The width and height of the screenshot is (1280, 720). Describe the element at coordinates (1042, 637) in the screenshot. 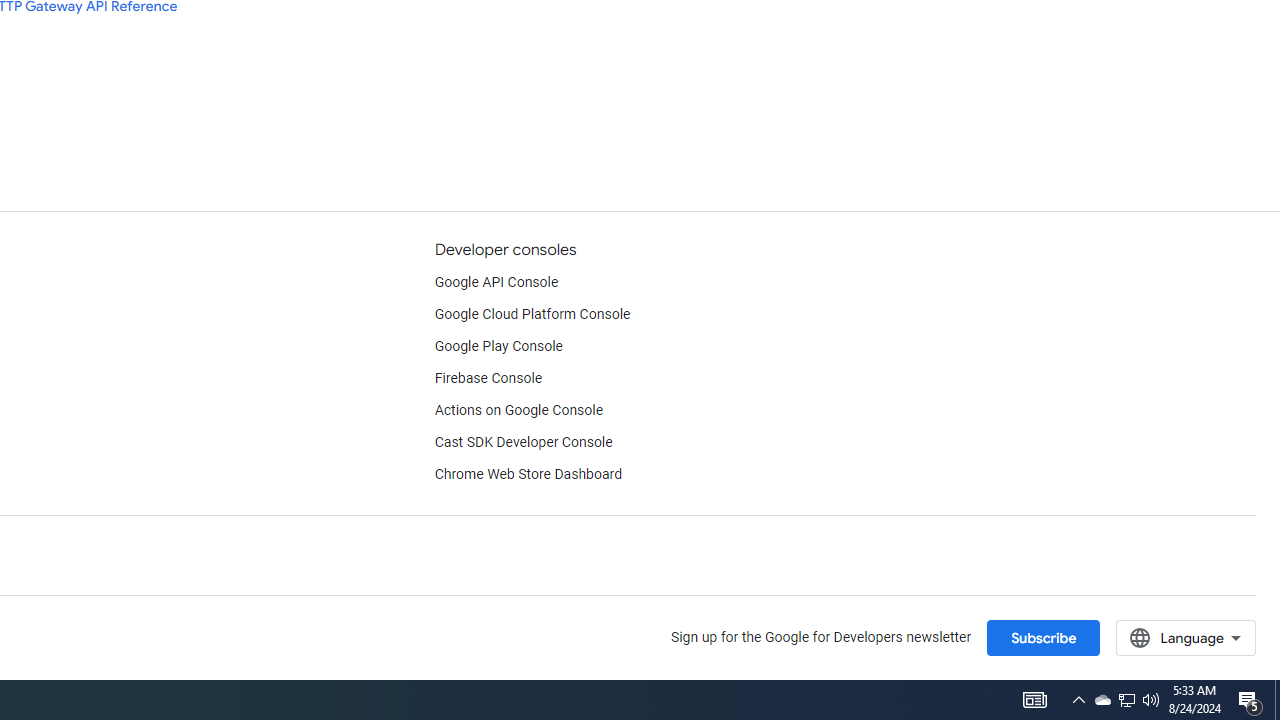

I see `'Subscribe'` at that location.